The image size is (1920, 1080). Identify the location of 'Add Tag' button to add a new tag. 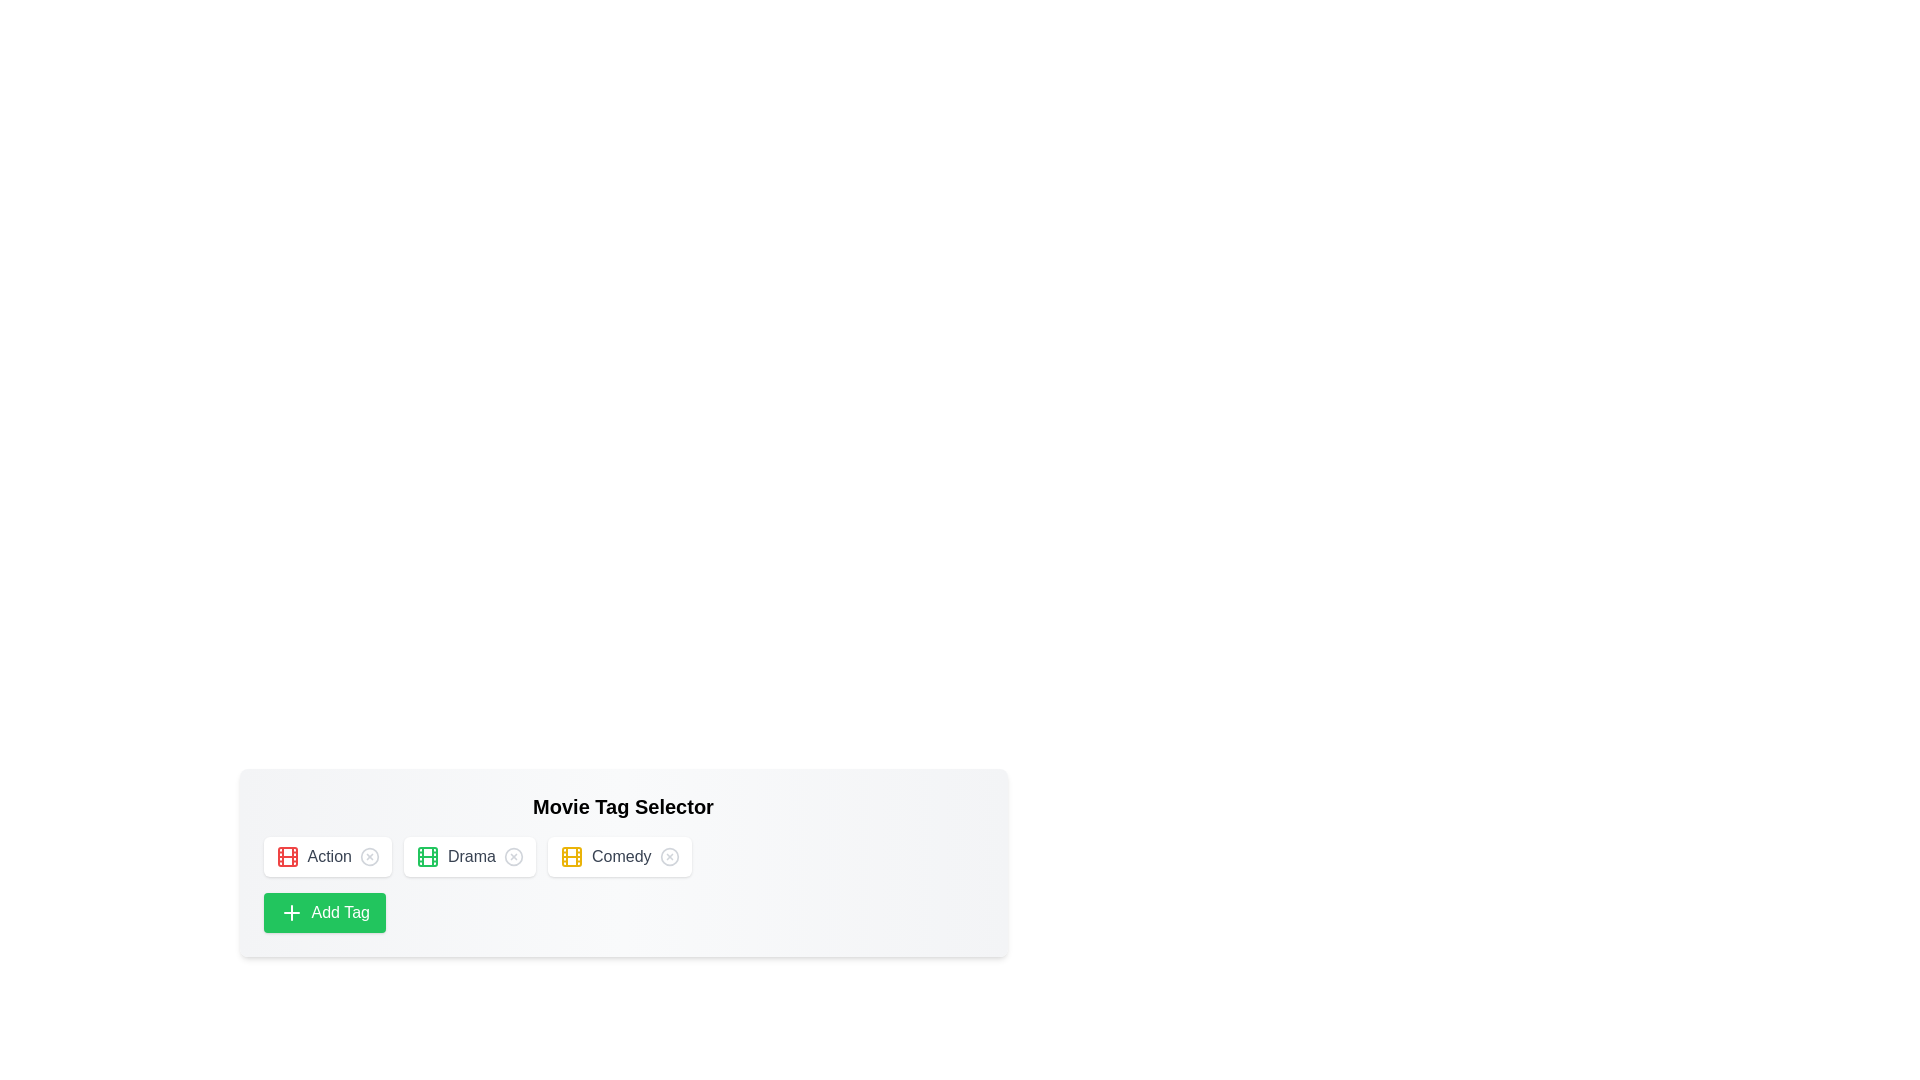
(324, 913).